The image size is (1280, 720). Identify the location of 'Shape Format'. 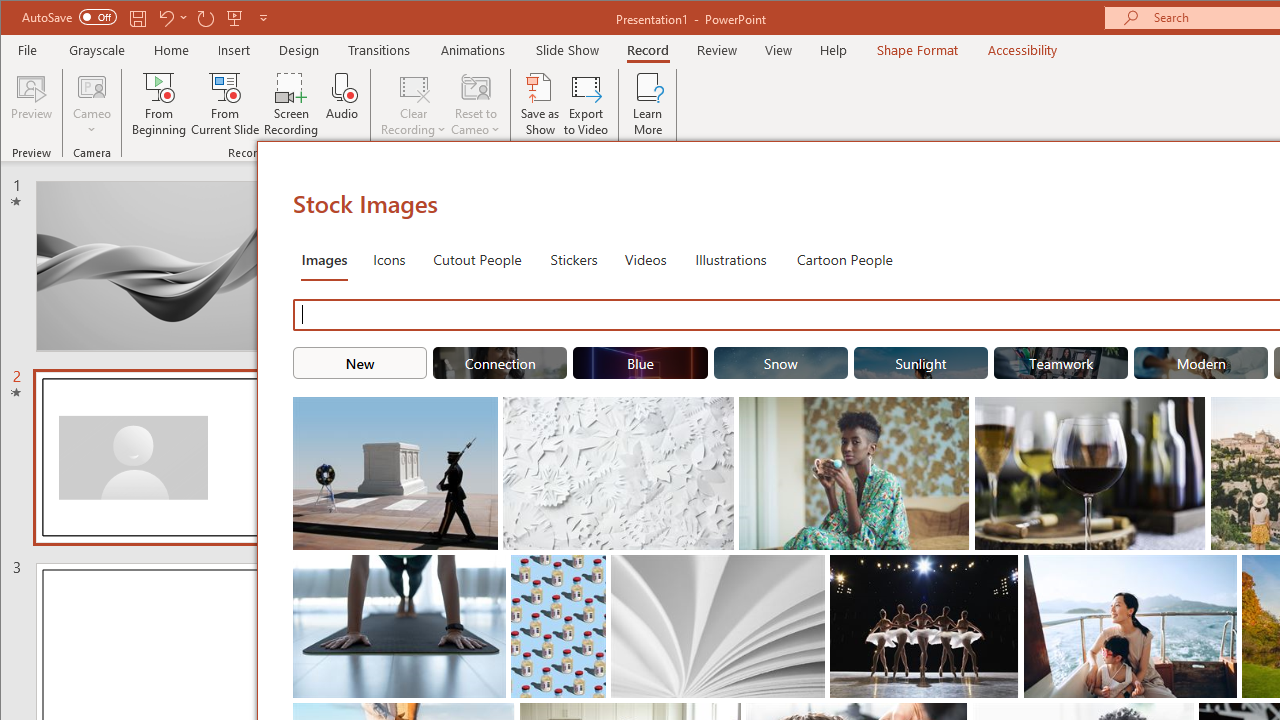
(916, 49).